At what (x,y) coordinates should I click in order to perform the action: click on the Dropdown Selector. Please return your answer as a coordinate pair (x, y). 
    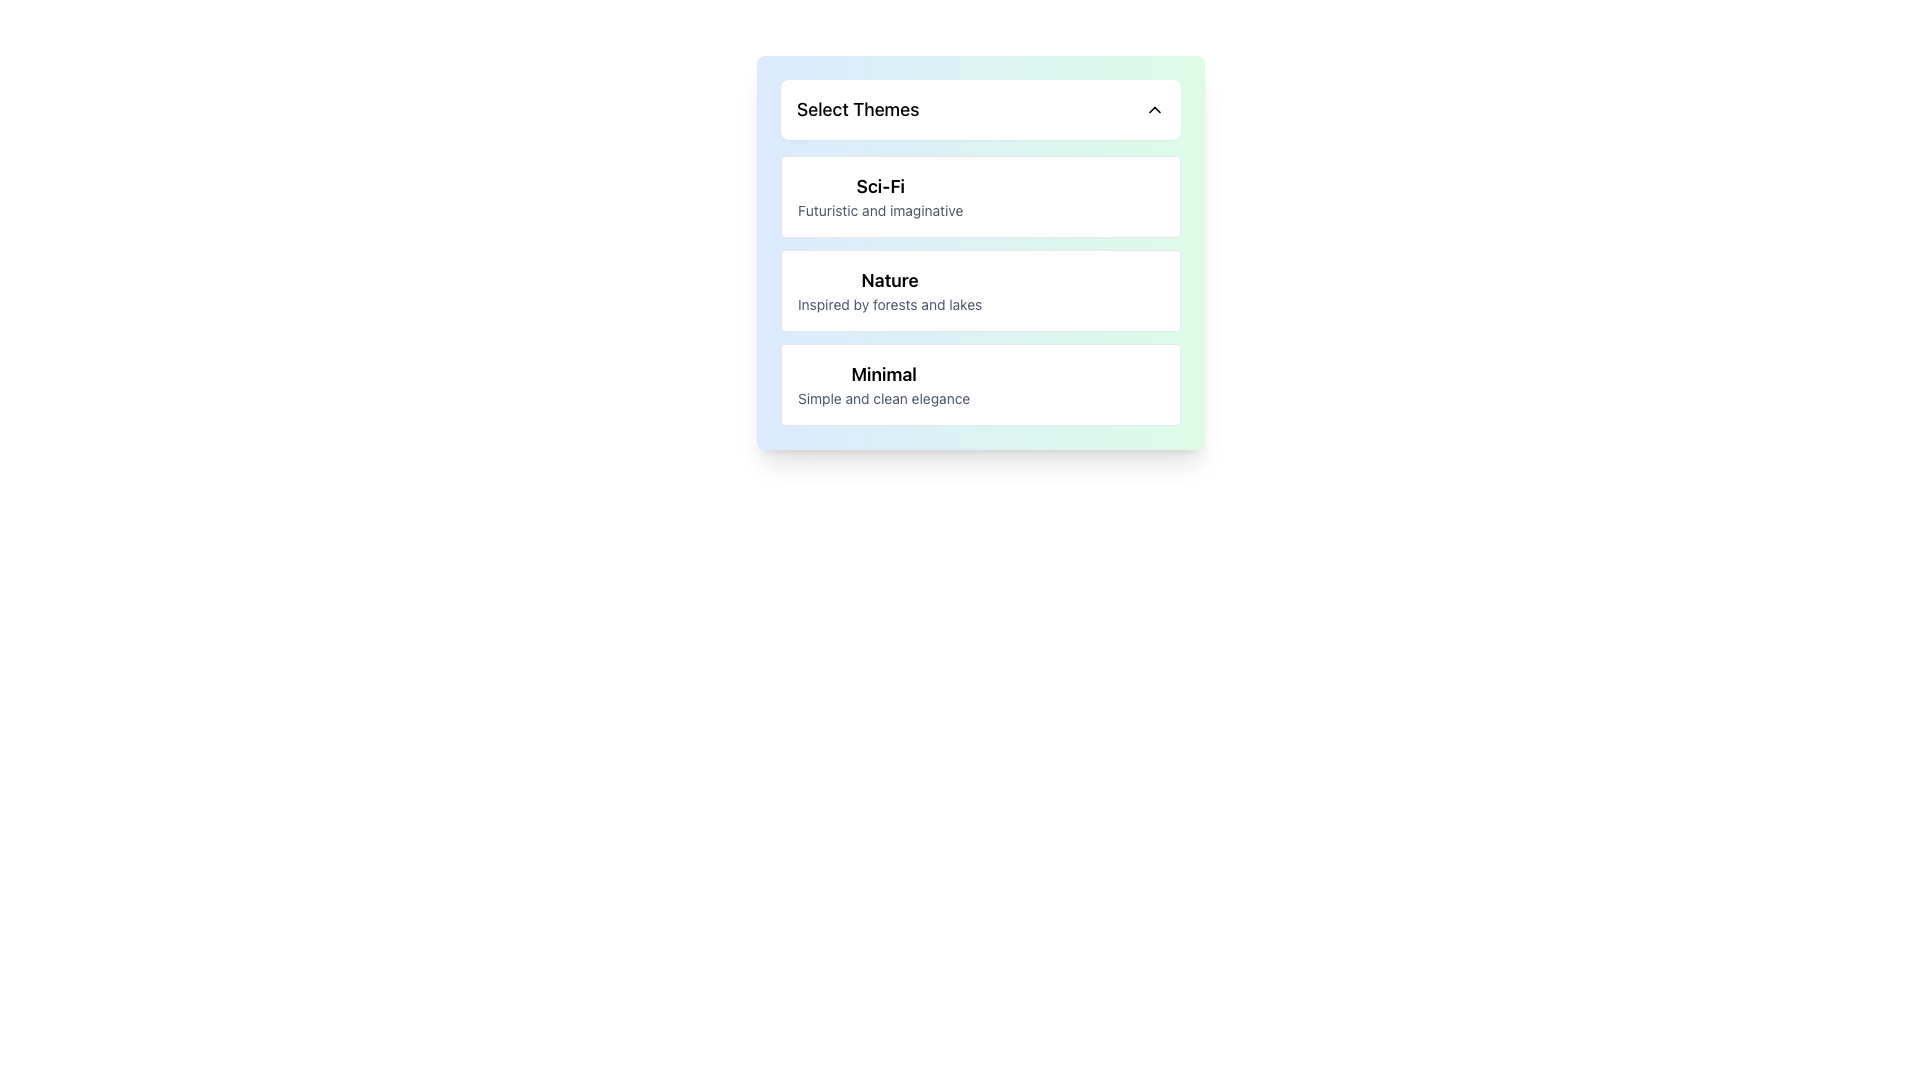
    Looking at the image, I should click on (980, 110).